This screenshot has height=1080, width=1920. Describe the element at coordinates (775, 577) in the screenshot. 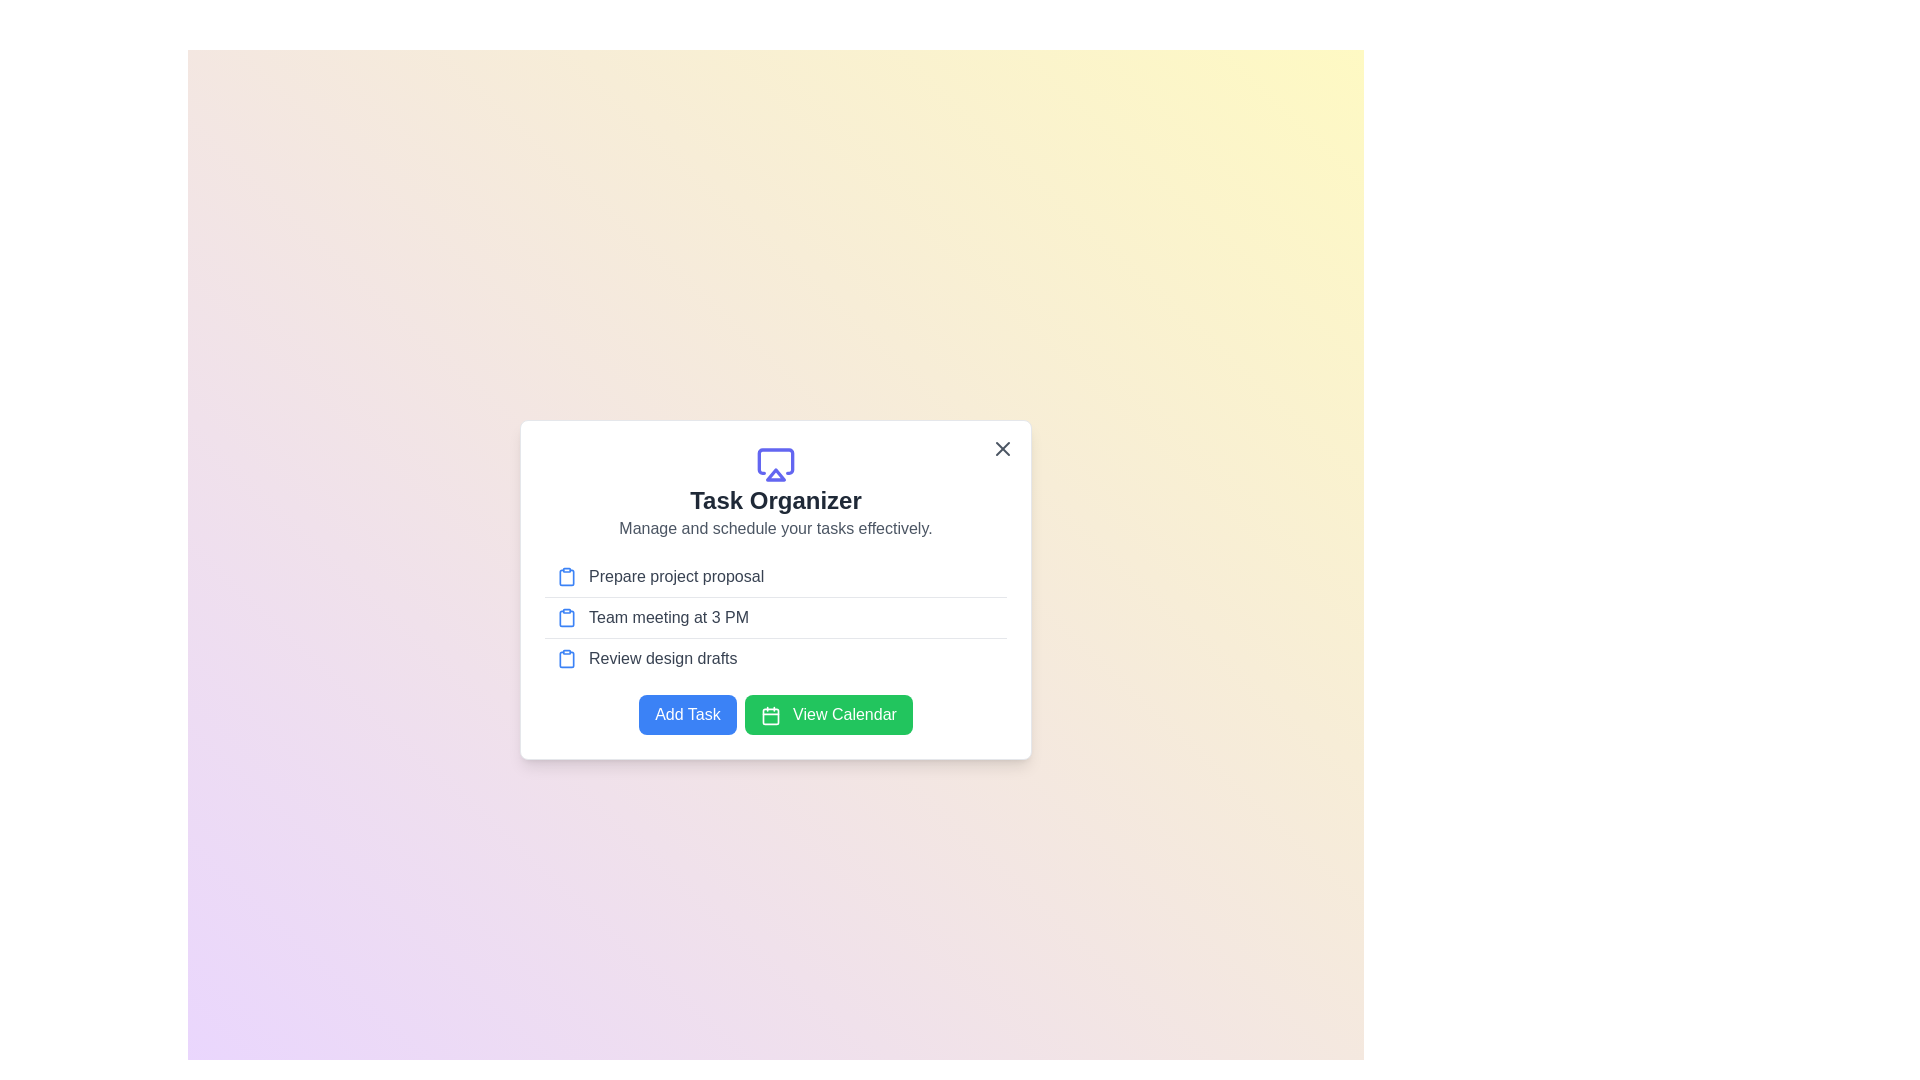

I see `the first task item in the task management interface` at that location.